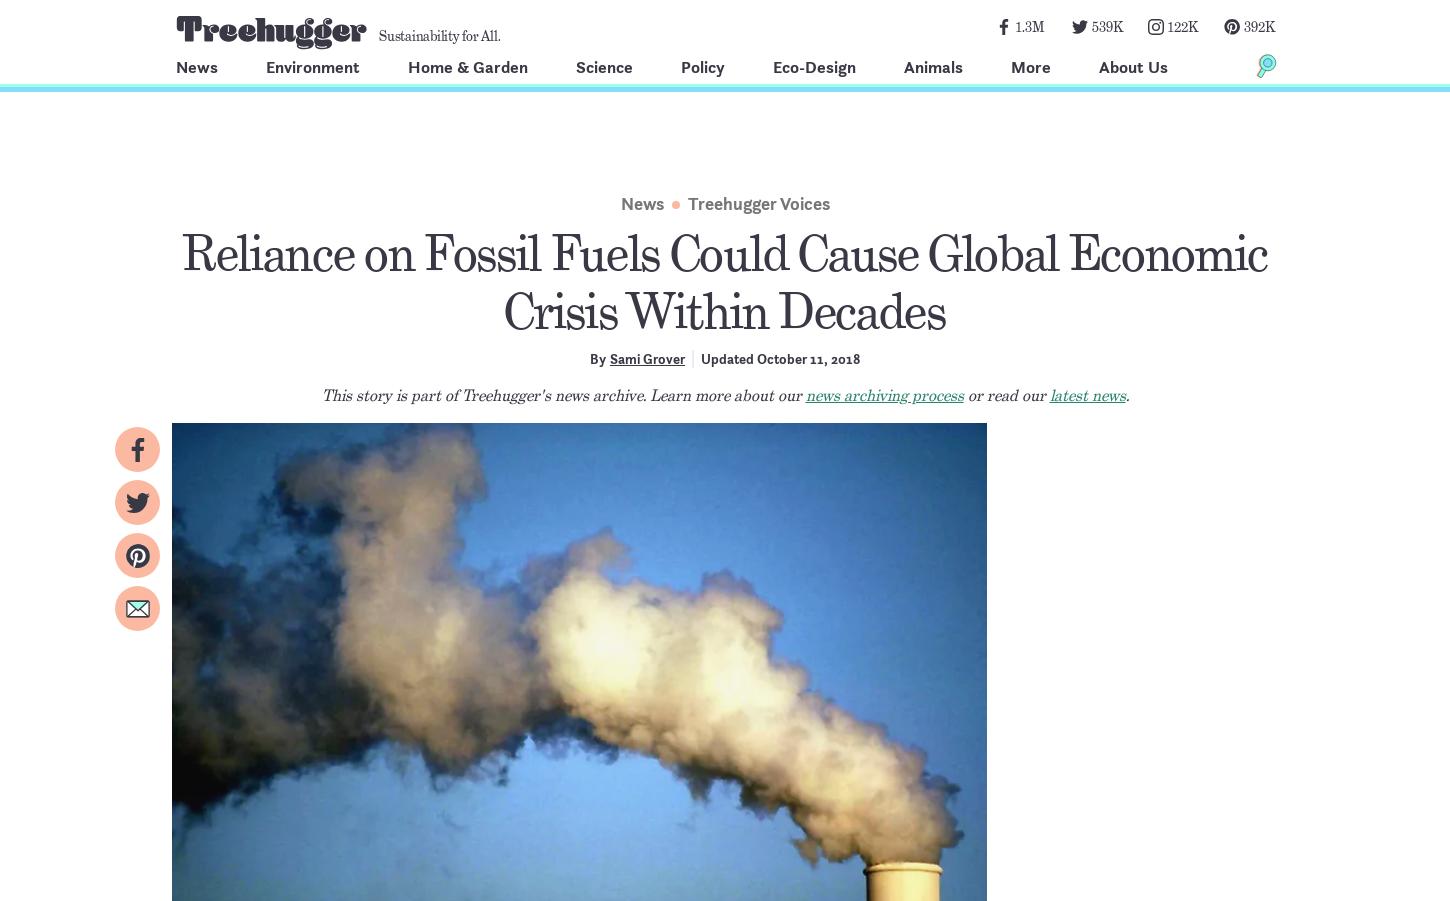 The image size is (1450, 901). What do you see at coordinates (604, 66) in the screenshot?
I see `'Science'` at bounding box center [604, 66].